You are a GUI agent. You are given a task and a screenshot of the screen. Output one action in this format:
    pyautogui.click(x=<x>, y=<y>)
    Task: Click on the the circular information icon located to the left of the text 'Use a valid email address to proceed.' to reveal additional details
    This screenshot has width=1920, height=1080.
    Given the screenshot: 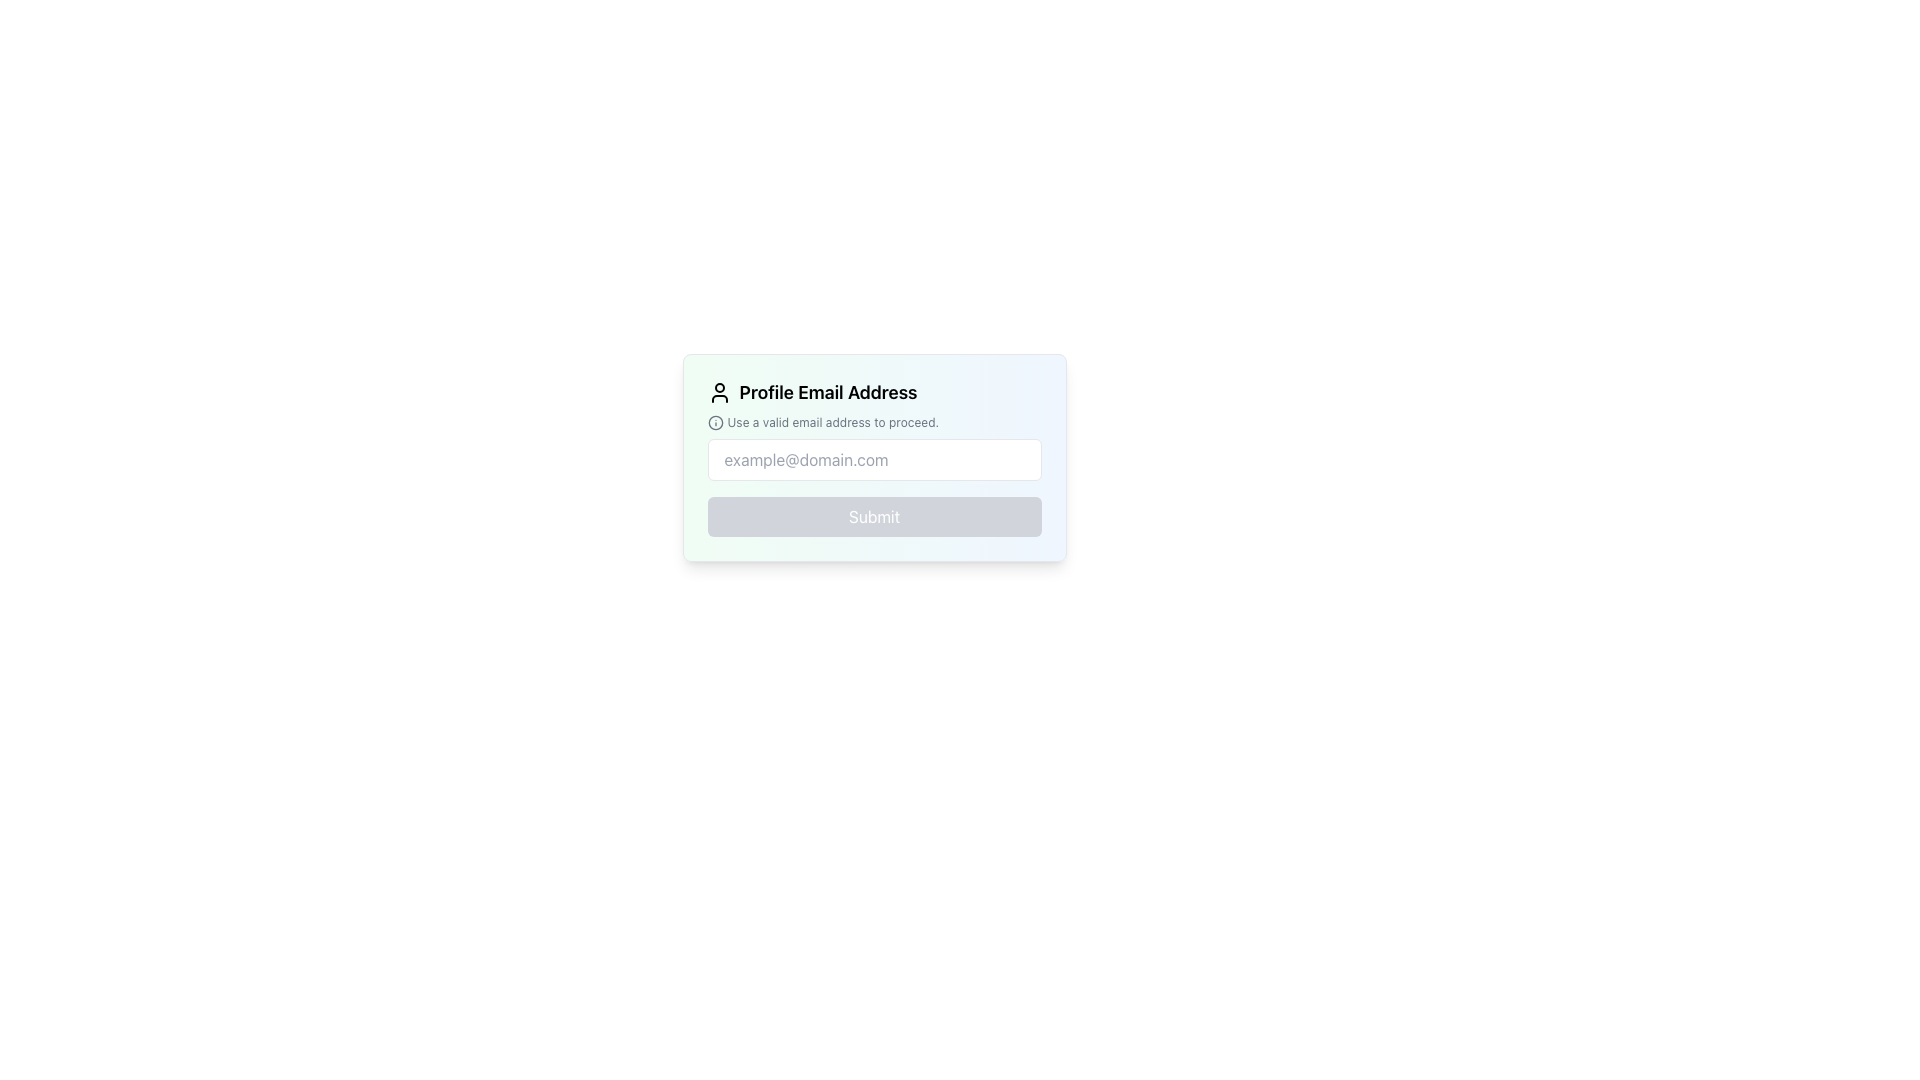 What is the action you would take?
    pyautogui.click(x=715, y=422)
    